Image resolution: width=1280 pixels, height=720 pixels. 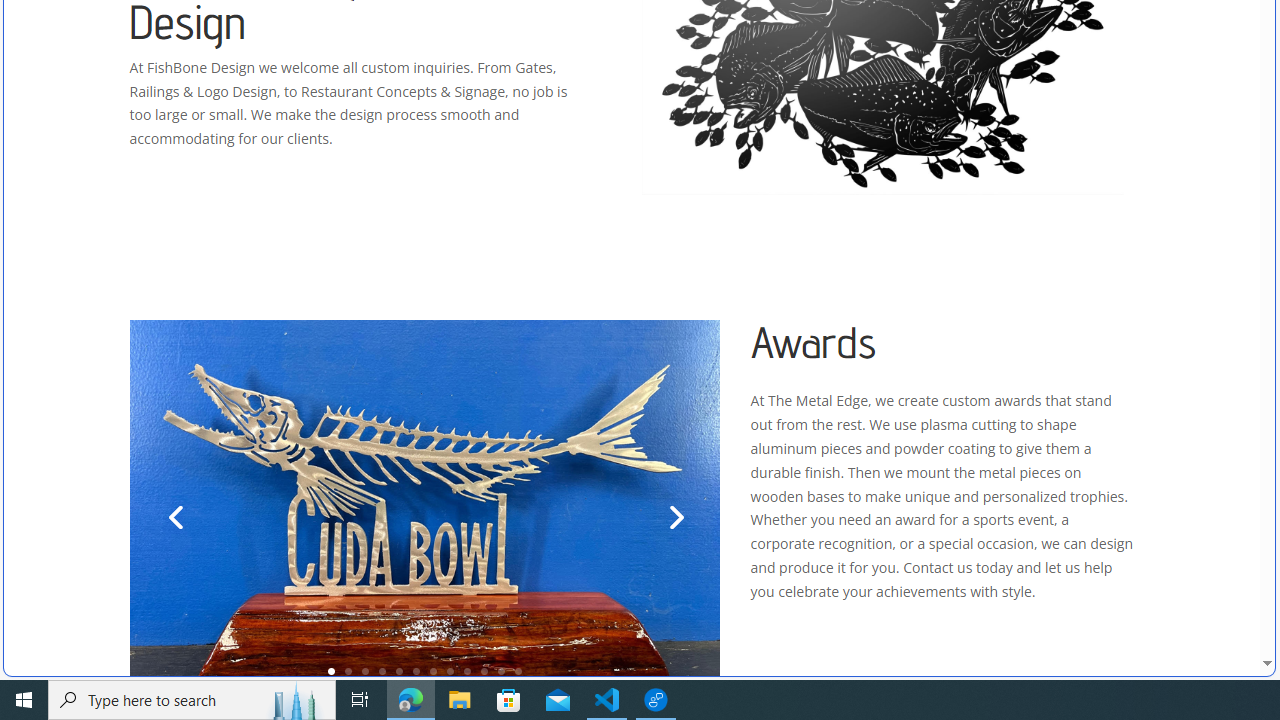 What do you see at coordinates (365, 671) in the screenshot?
I see `'3'` at bounding box center [365, 671].